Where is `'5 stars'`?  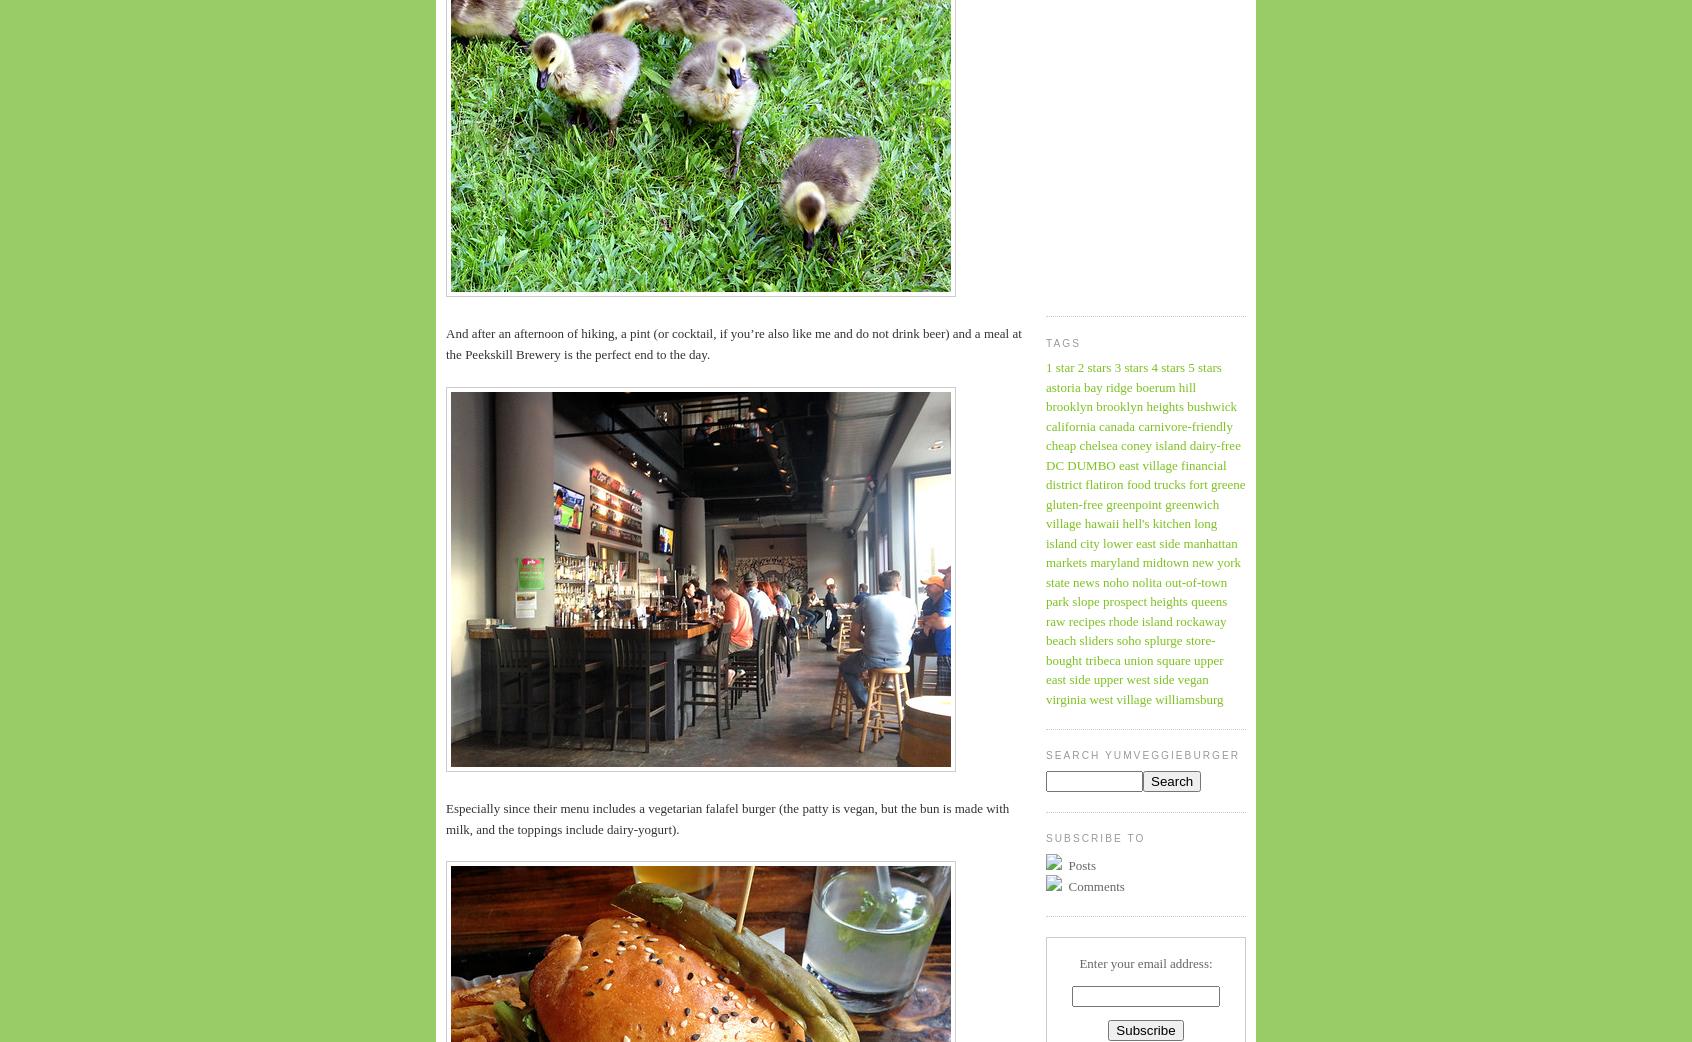 '5 stars' is located at coordinates (1204, 366).